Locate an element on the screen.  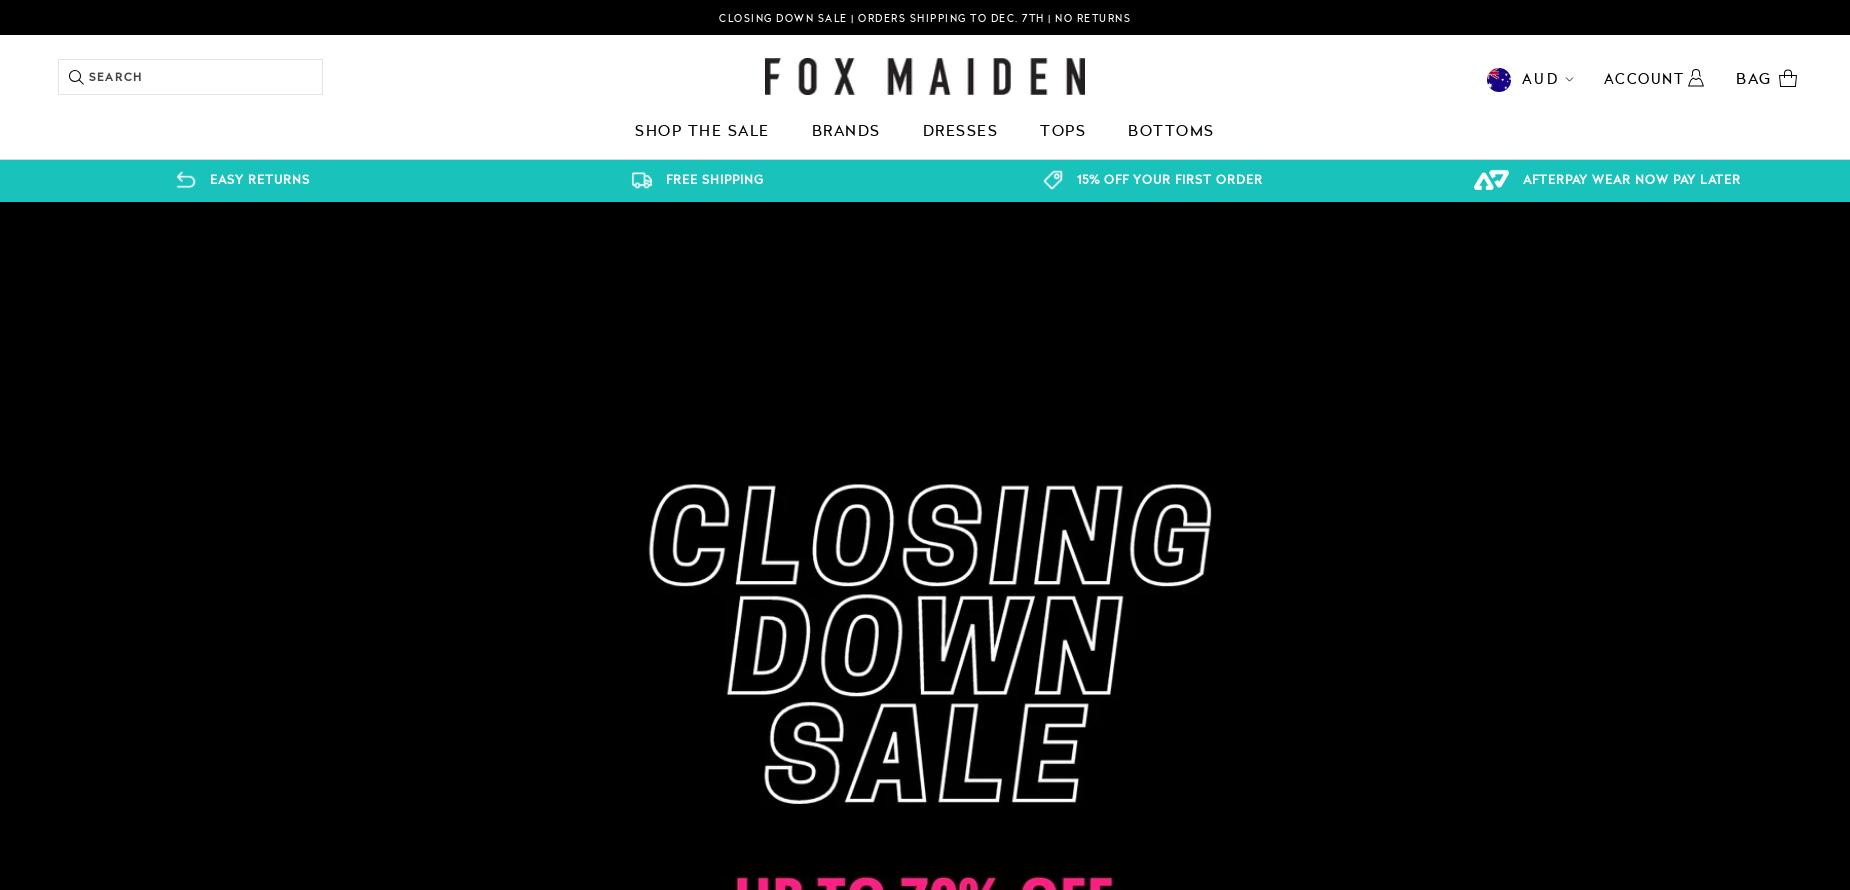
'CLOSING DOWN SALE | ORDERS SHIPPING TO DEC. 7TH | NO RETURNS' is located at coordinates (718, 17).